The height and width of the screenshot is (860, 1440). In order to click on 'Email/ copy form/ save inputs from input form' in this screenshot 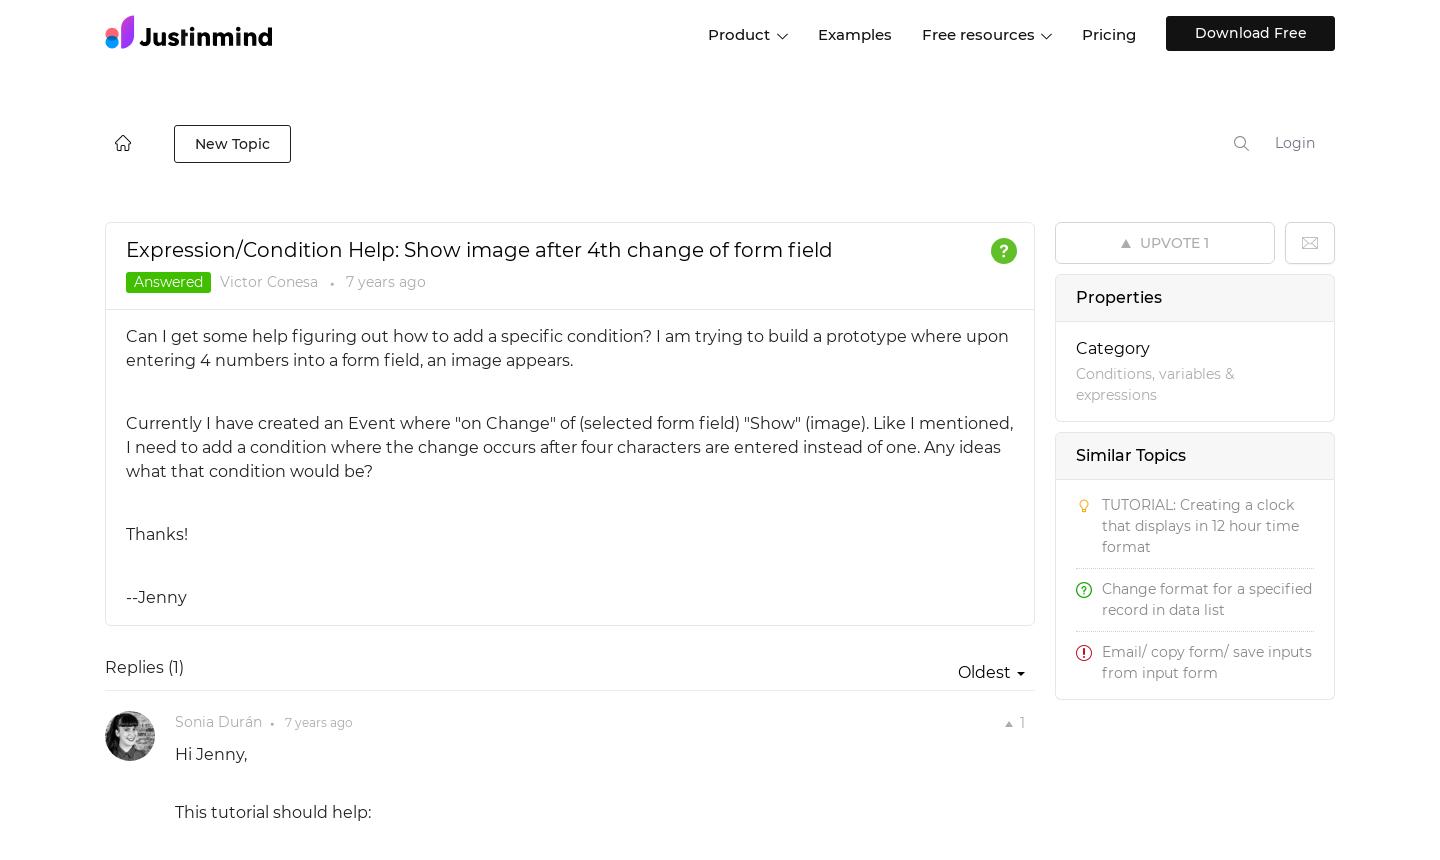, I will do `click(1206, 662)`.